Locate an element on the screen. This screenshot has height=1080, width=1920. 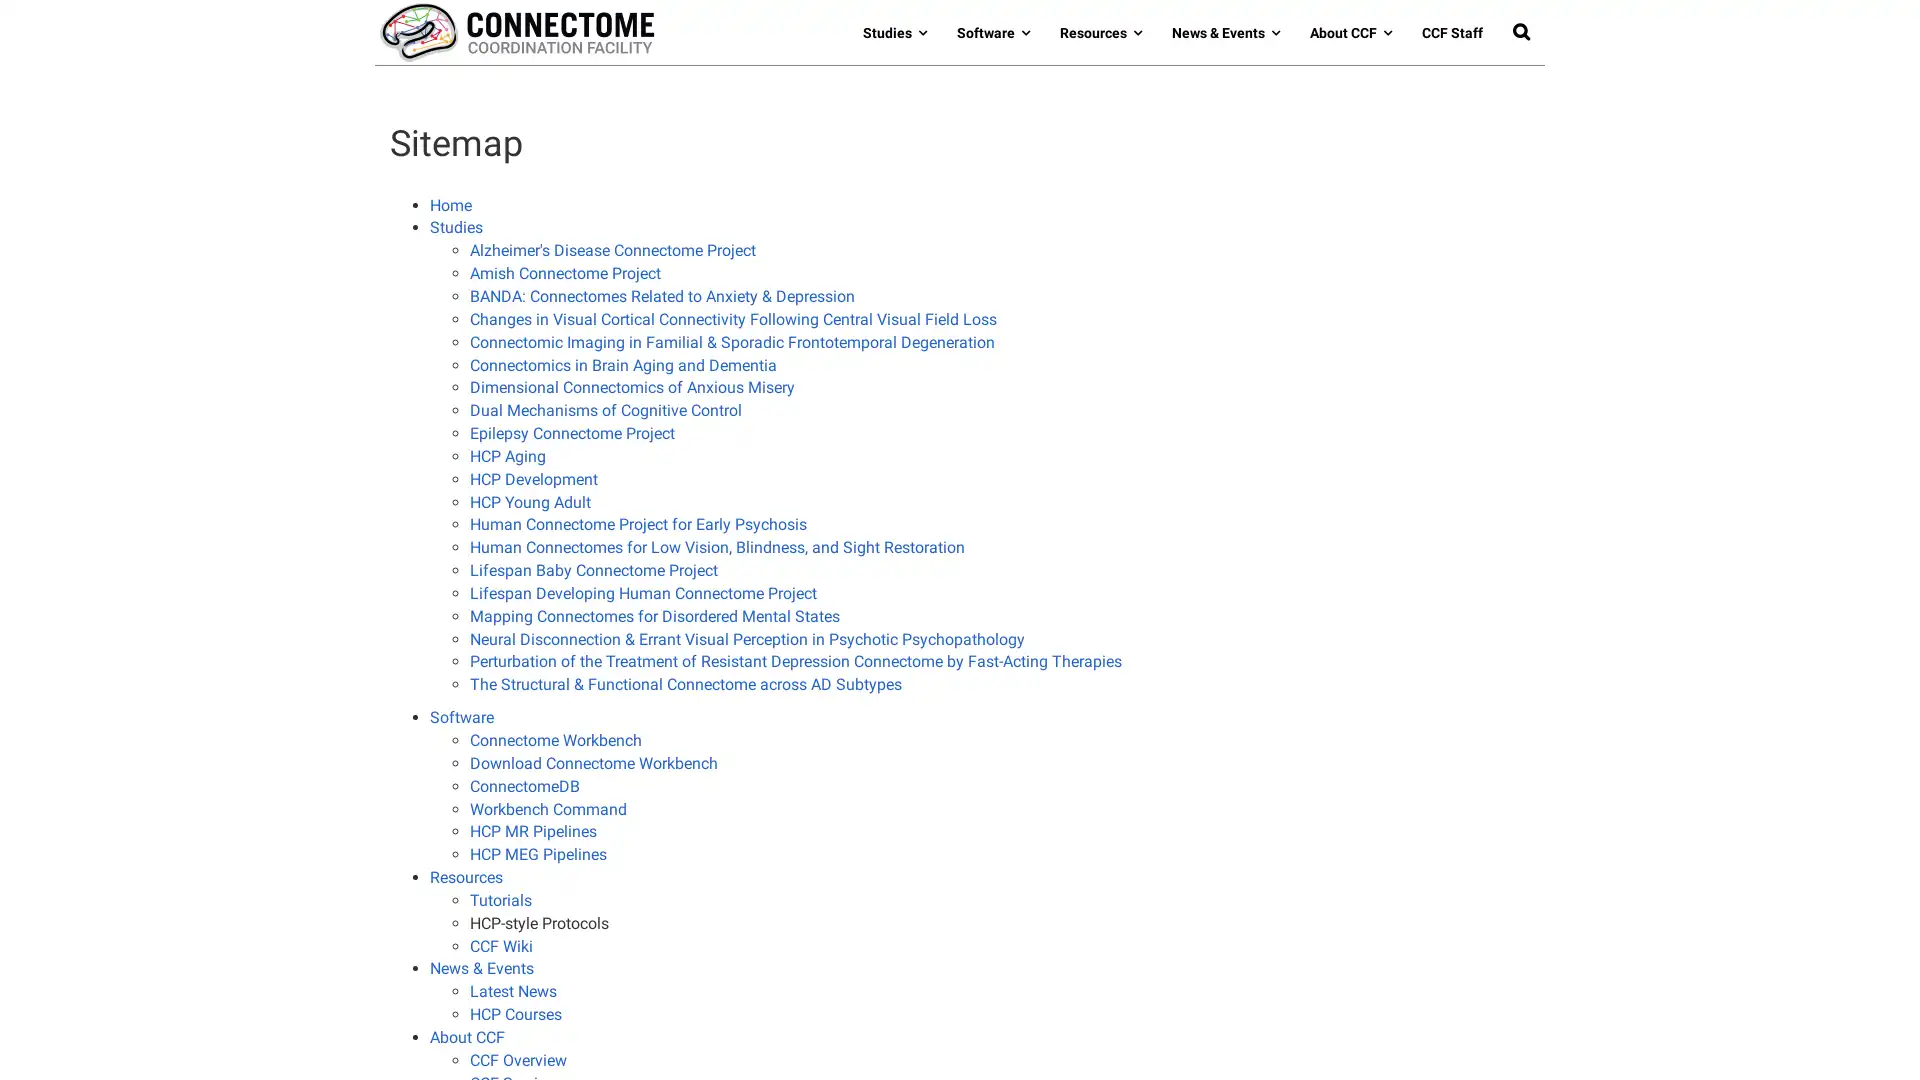
Resources is located at coordinates (1099, 38).